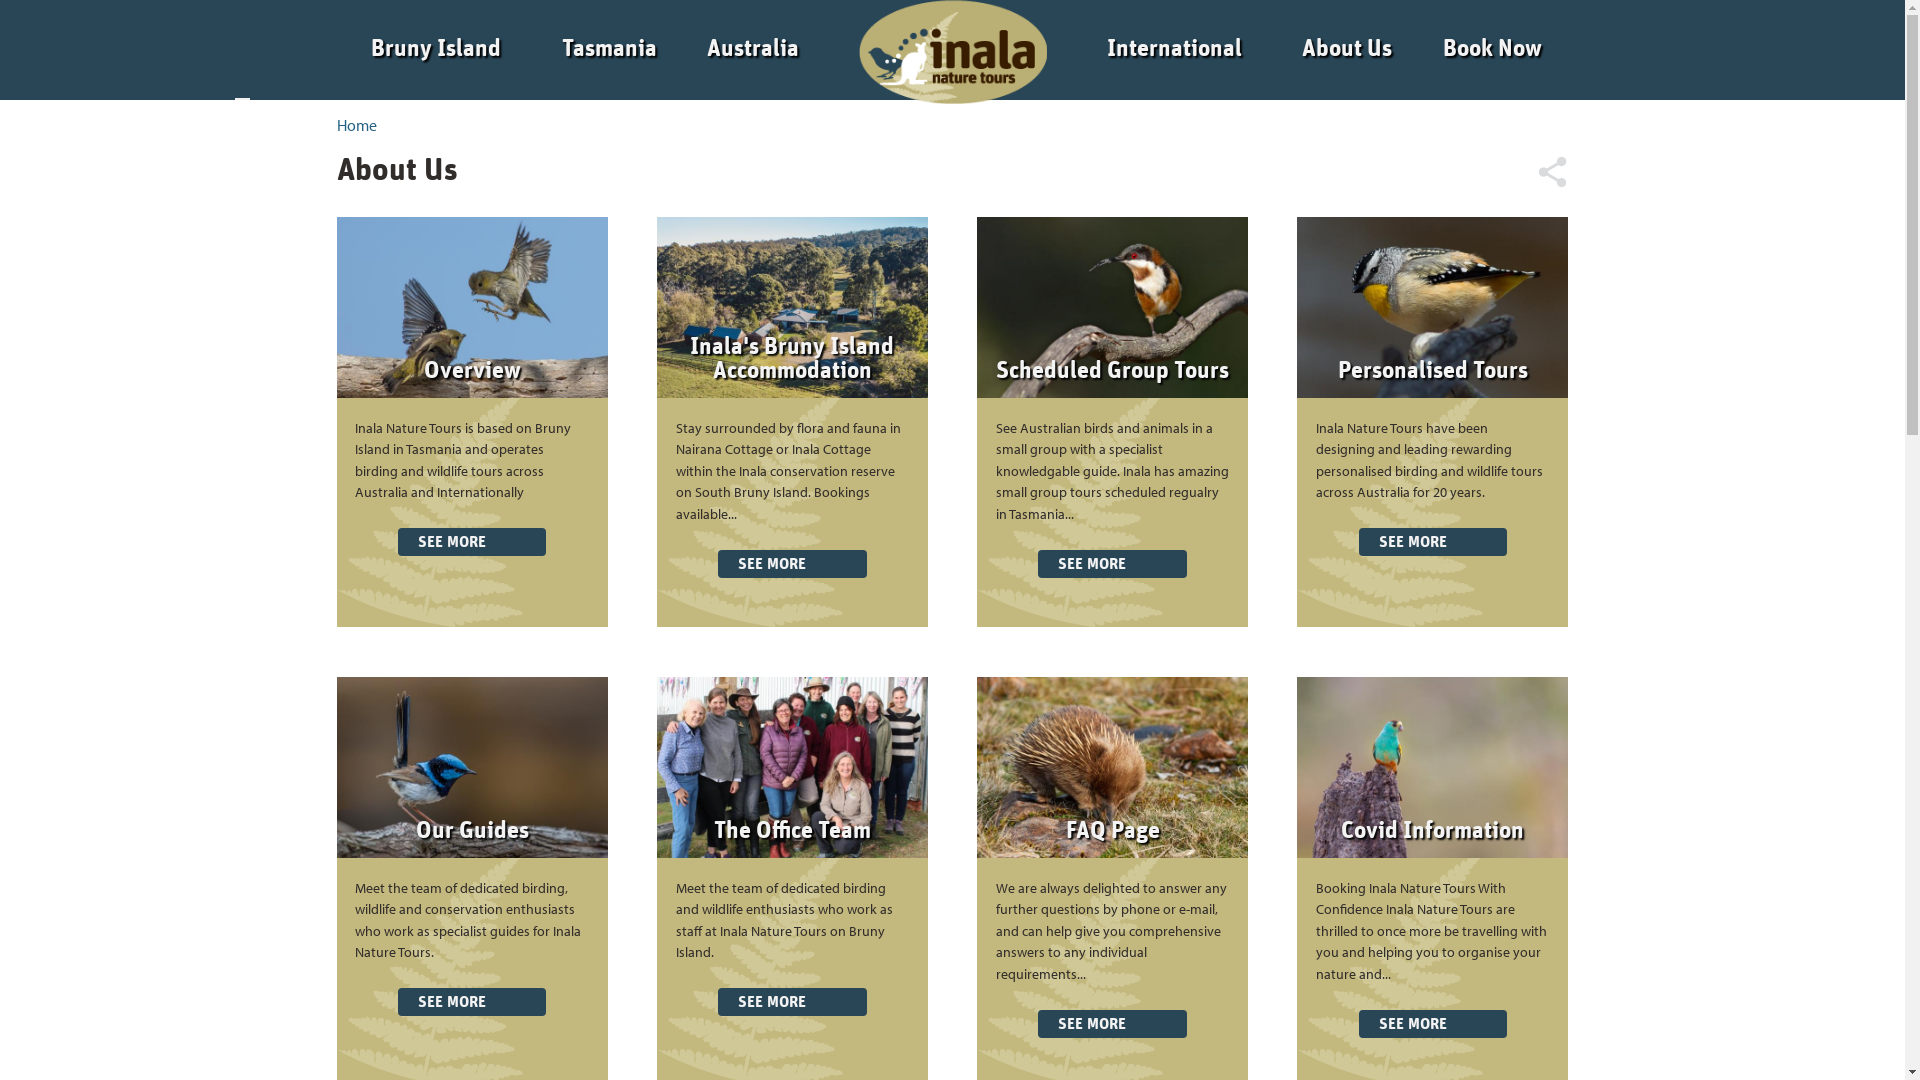 The width and height of the screenshot is (1920, 1080). What do you see at coordinates (1301, 48) in the screenshot?
I see `'About Us'` at bounding box center [1301, 48].